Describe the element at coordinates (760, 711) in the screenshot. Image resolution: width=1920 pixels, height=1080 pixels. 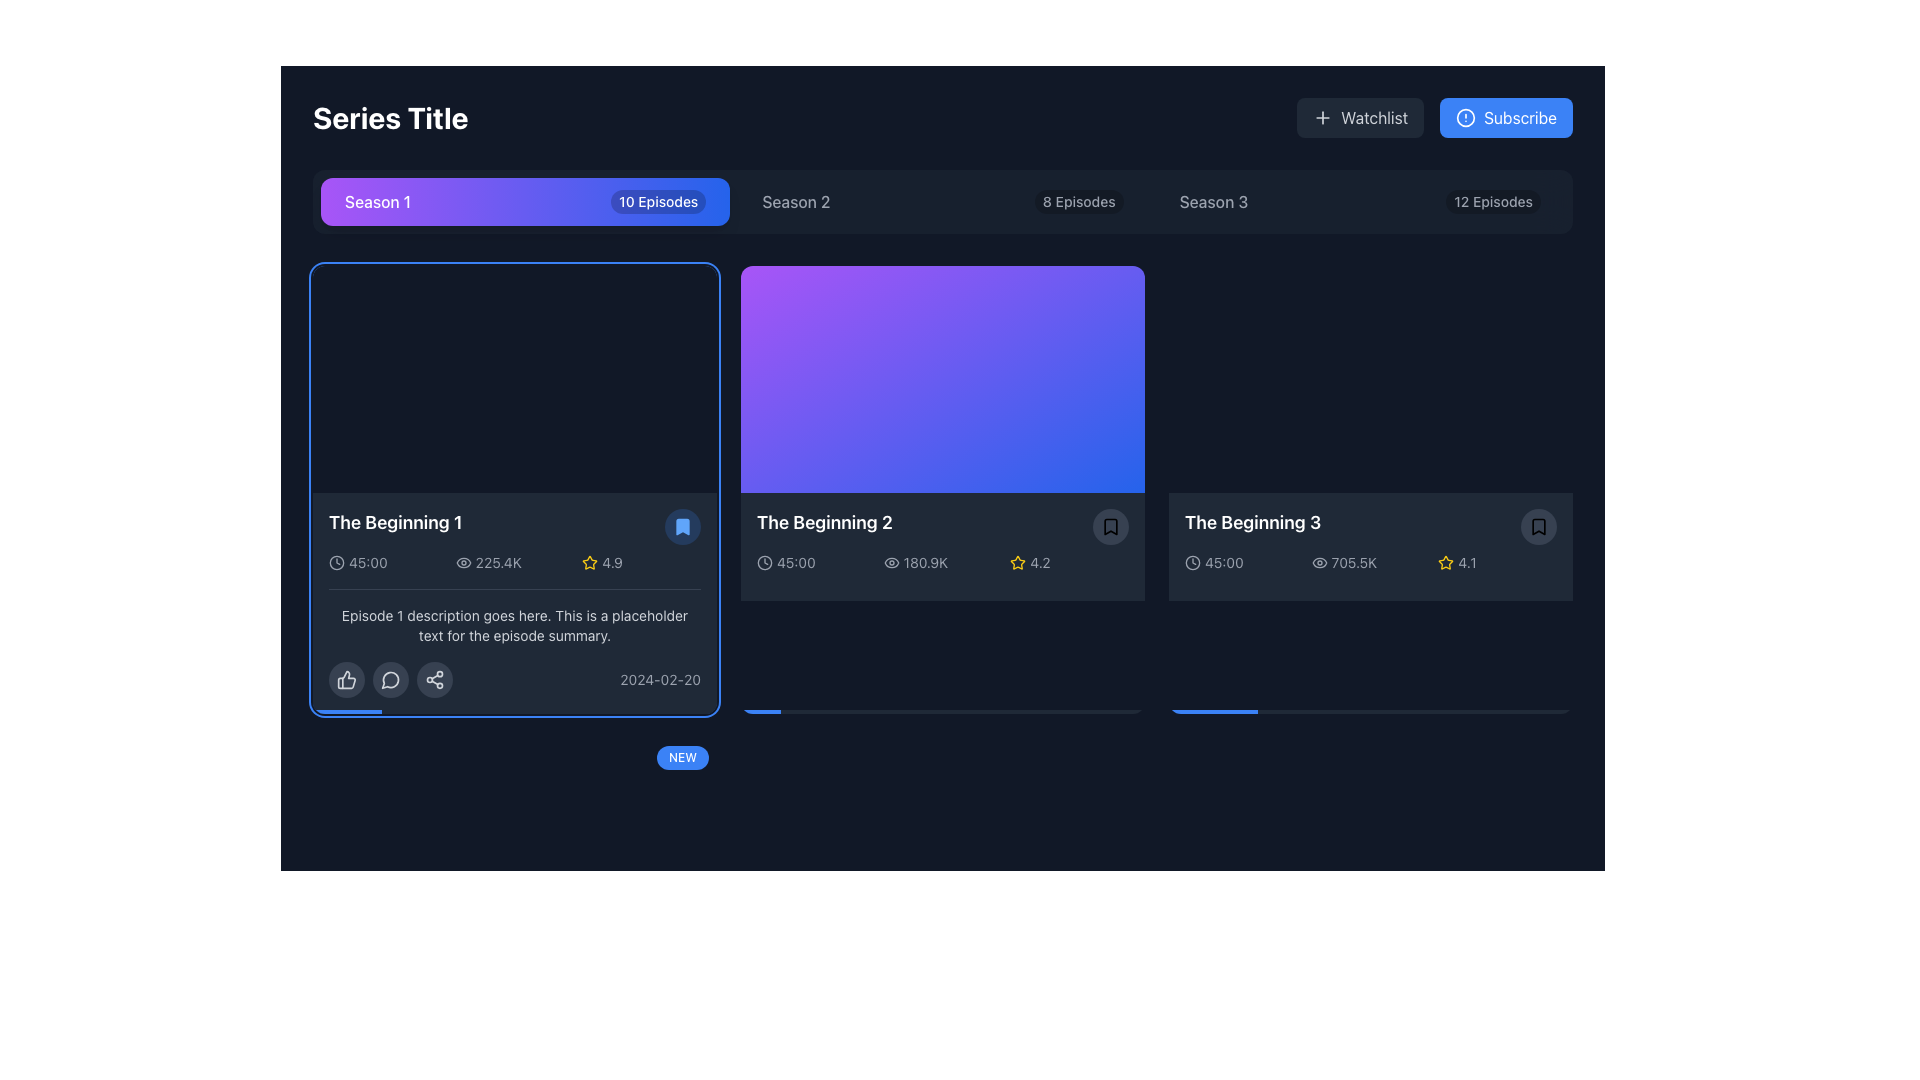
I see `the blue progress bar segment located at the bottom of the display area, which is a small segment of a wider gray bar` at that location.